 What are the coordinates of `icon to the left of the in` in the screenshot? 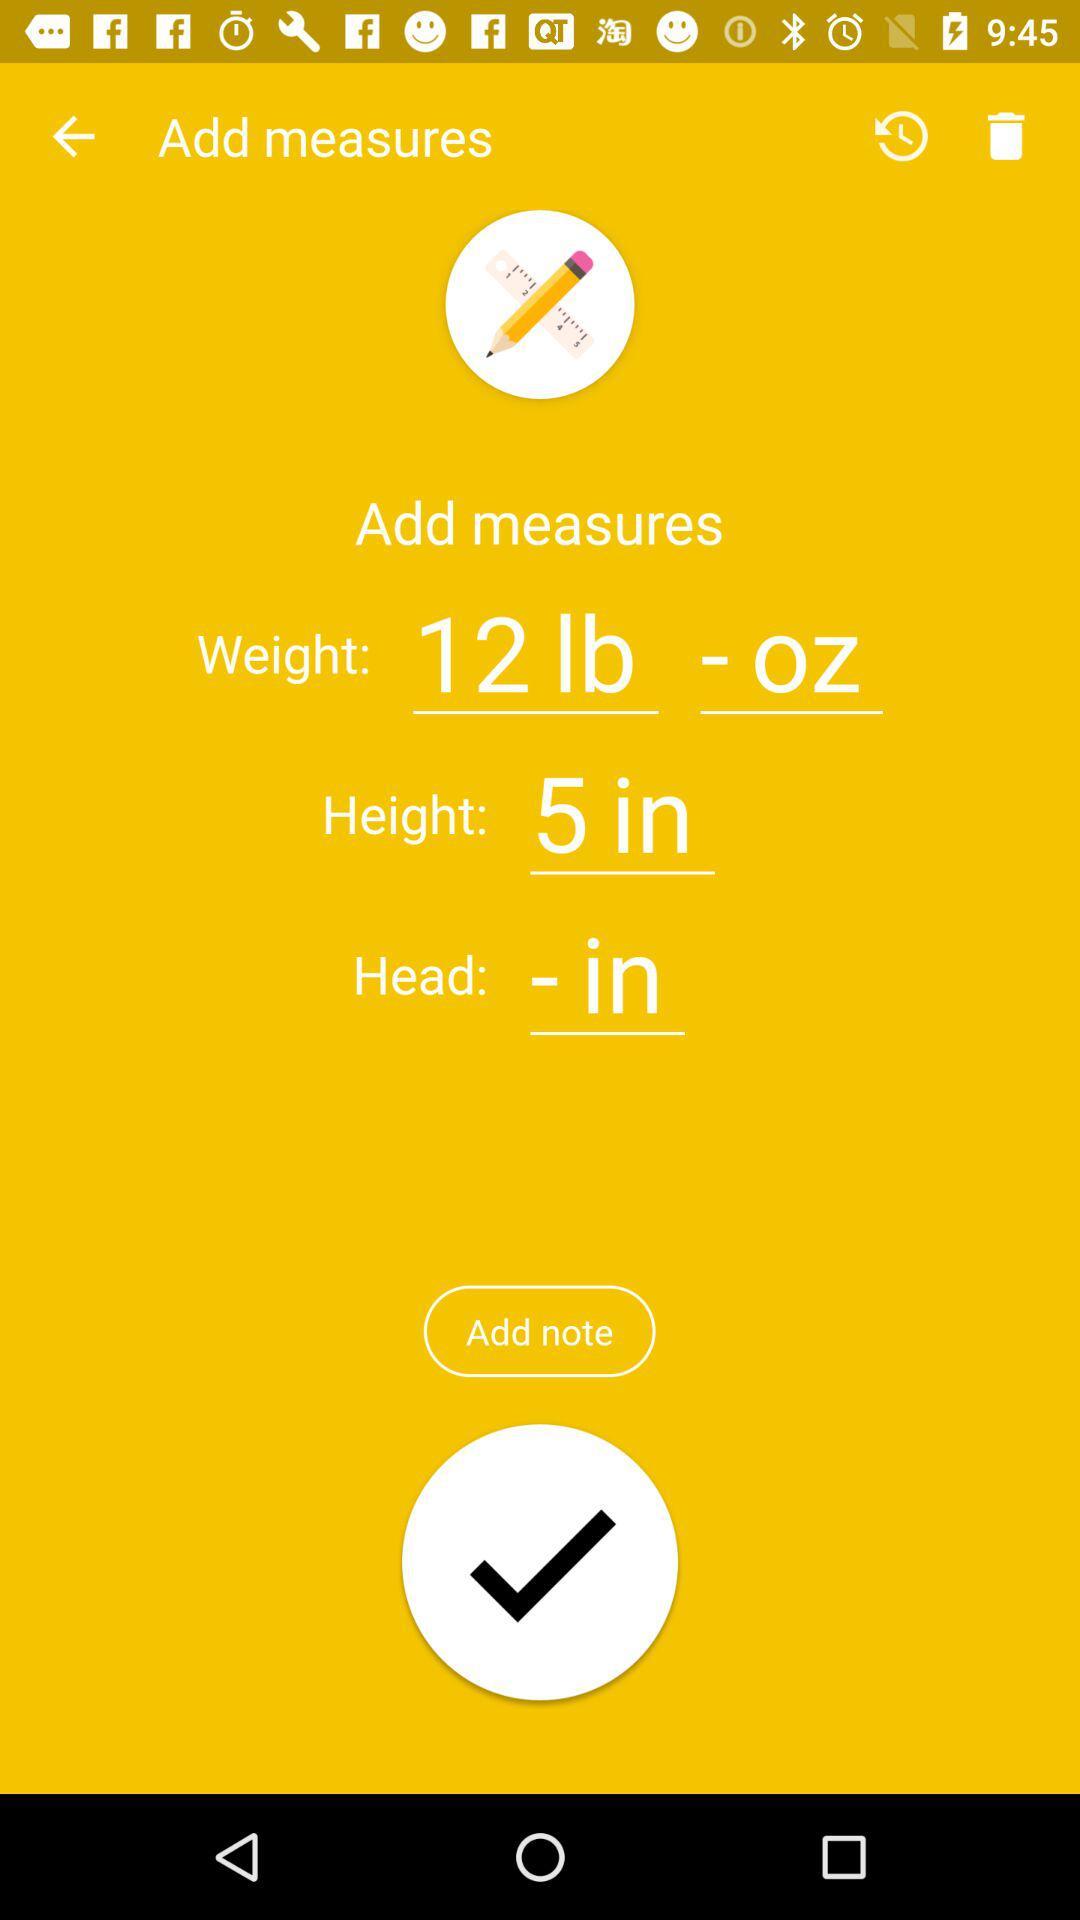 It's located at (559, 801).